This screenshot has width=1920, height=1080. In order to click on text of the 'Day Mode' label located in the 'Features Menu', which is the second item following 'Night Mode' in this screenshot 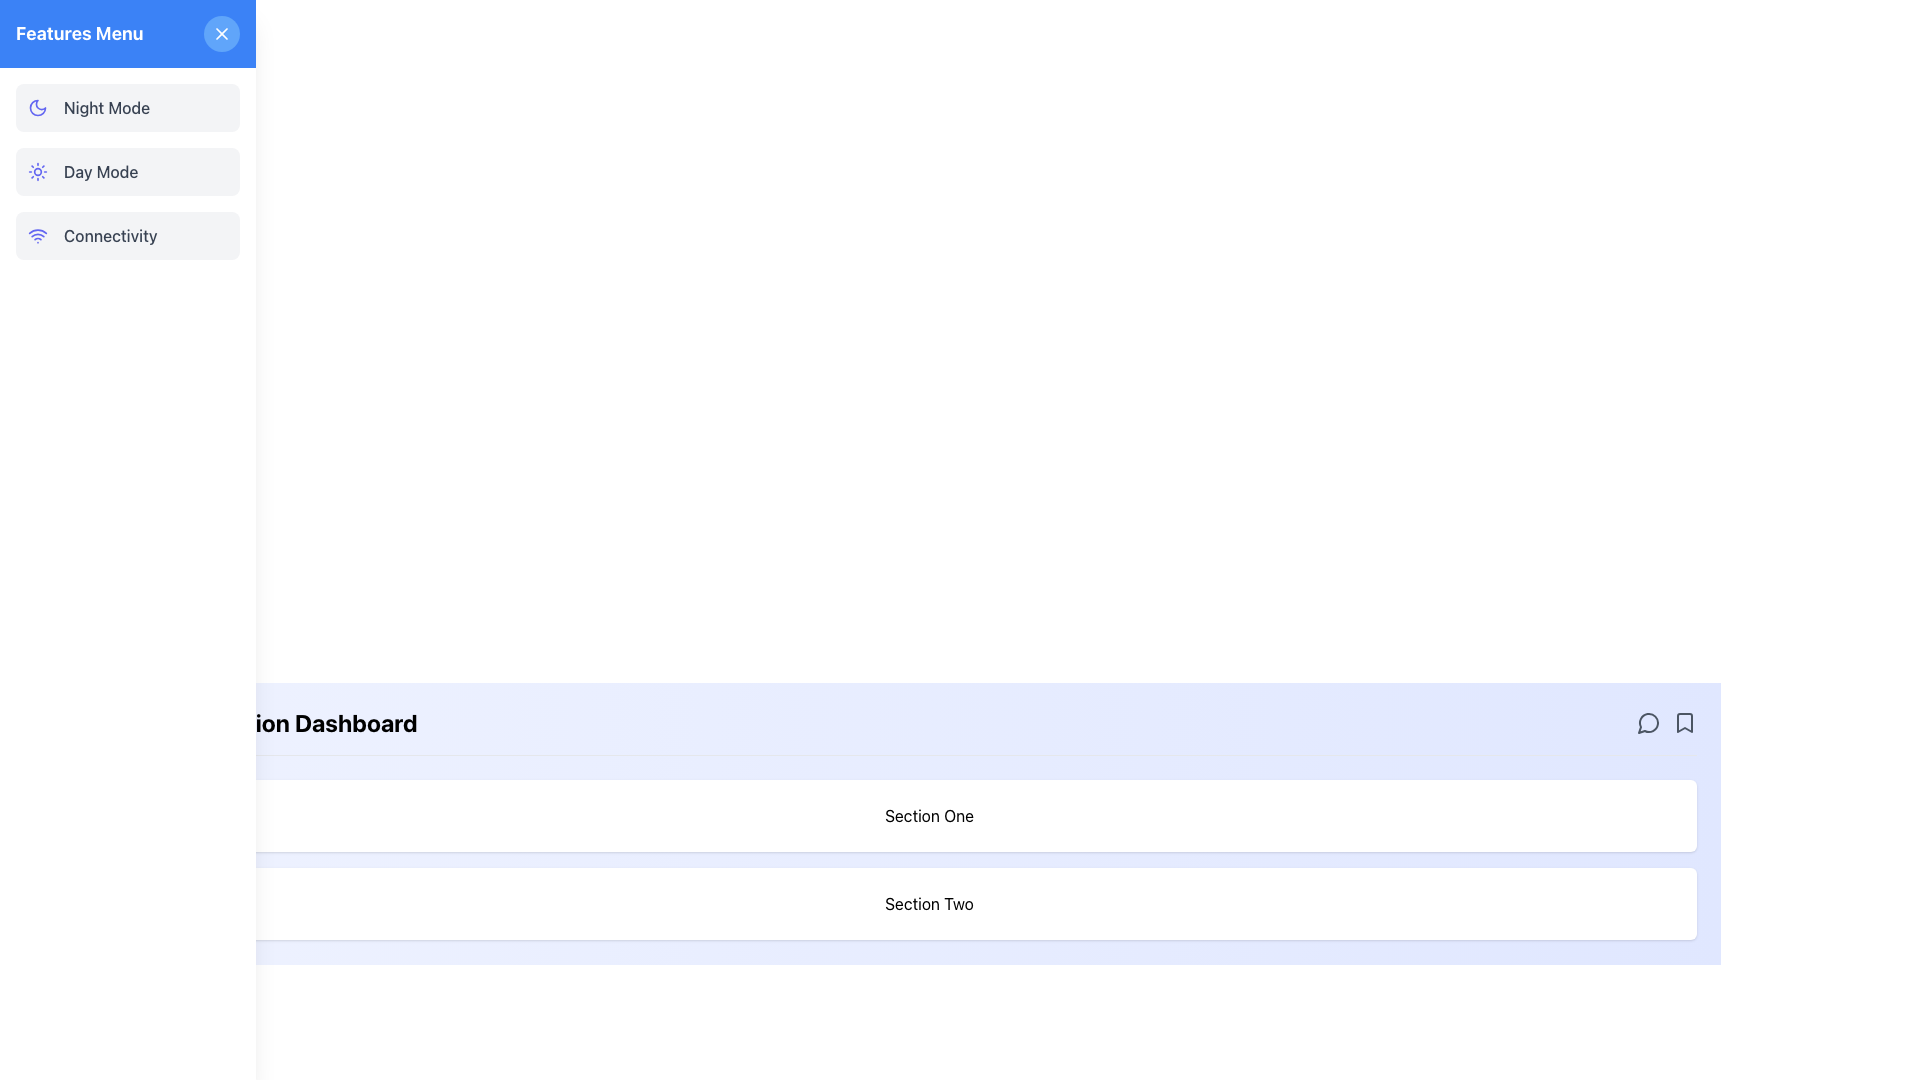, I will do `click(100, 171)`.